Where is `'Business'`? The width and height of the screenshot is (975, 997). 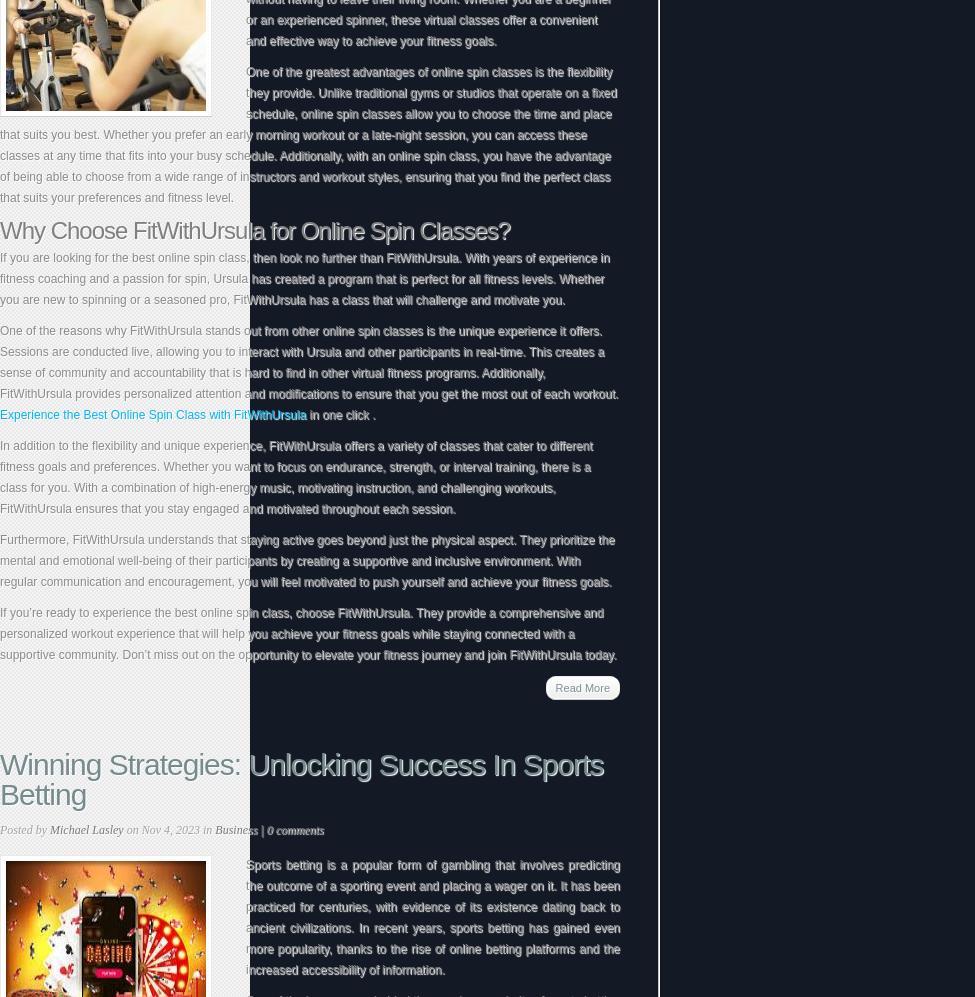 'Business' is located at coordinates (236, 830).